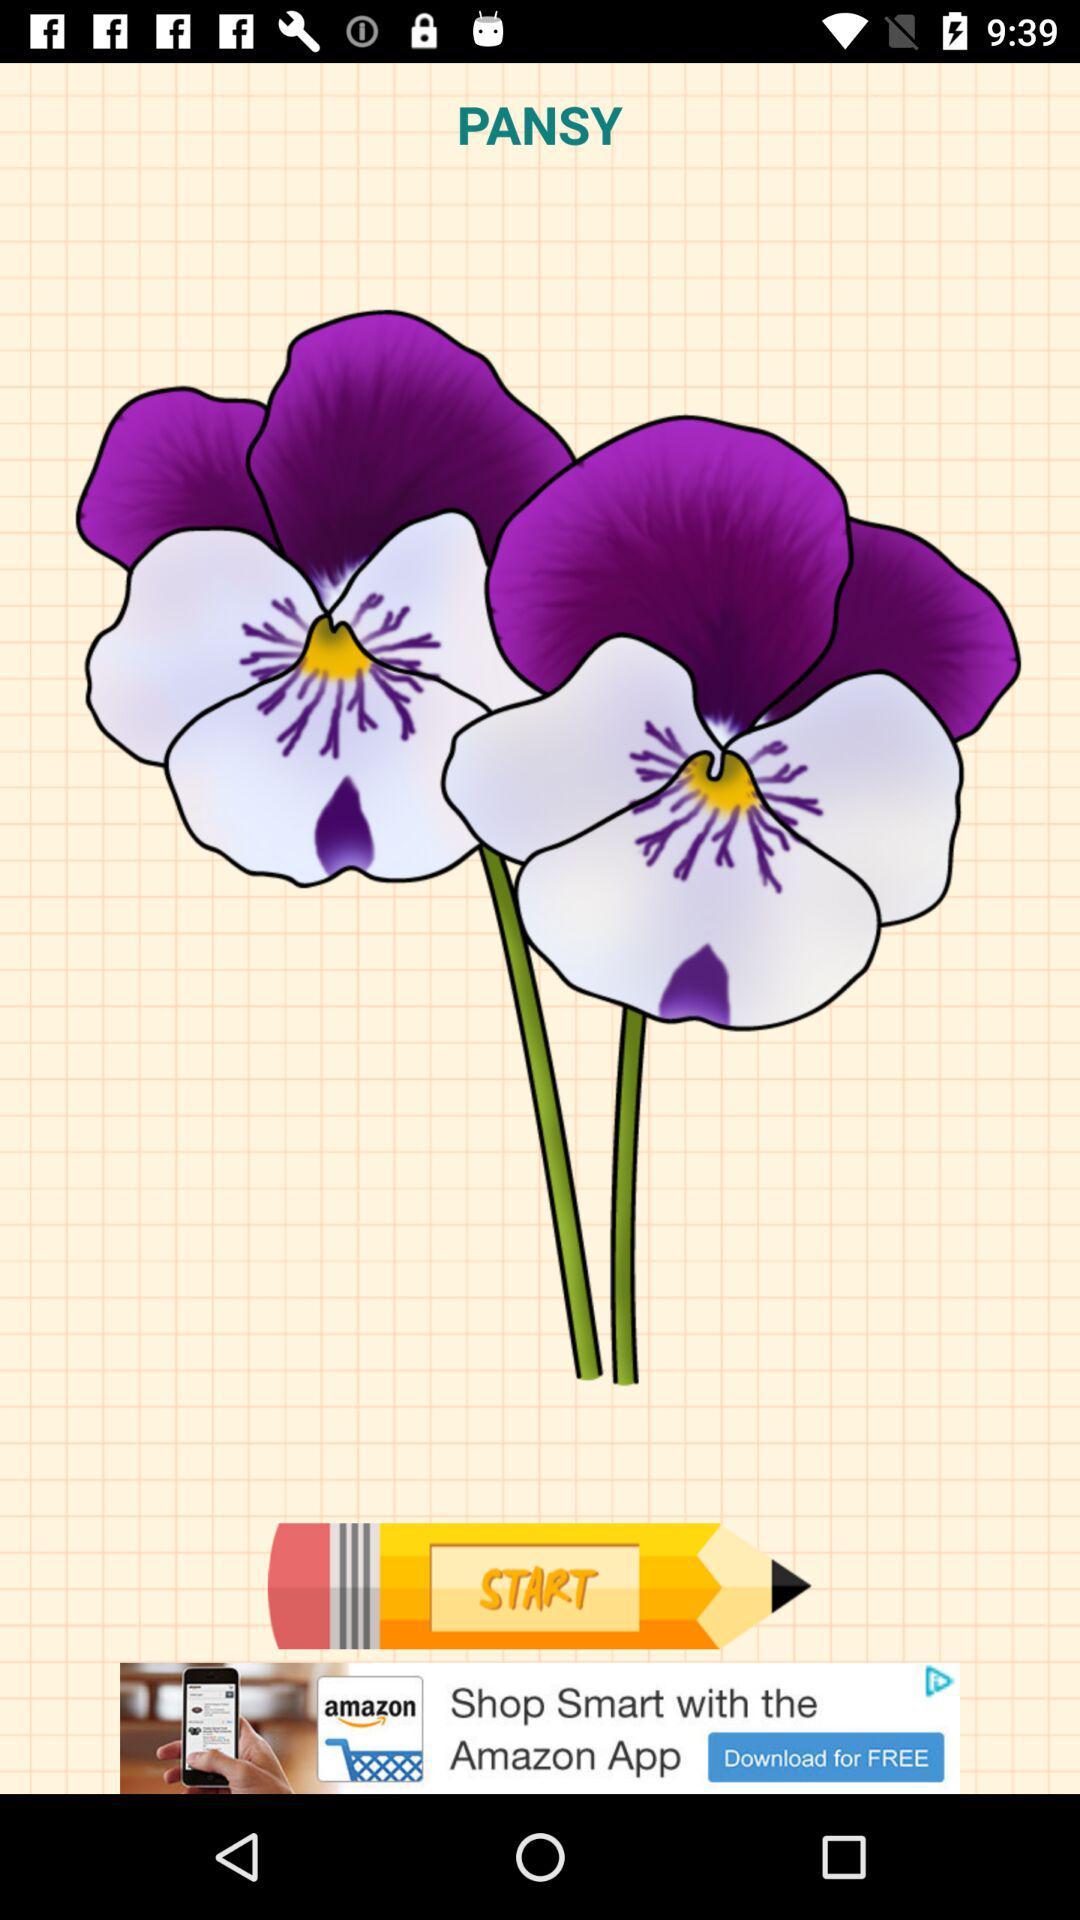 This screenshot has height=1920, width=1080. I want to click on start to draw, so click(538, 1585).